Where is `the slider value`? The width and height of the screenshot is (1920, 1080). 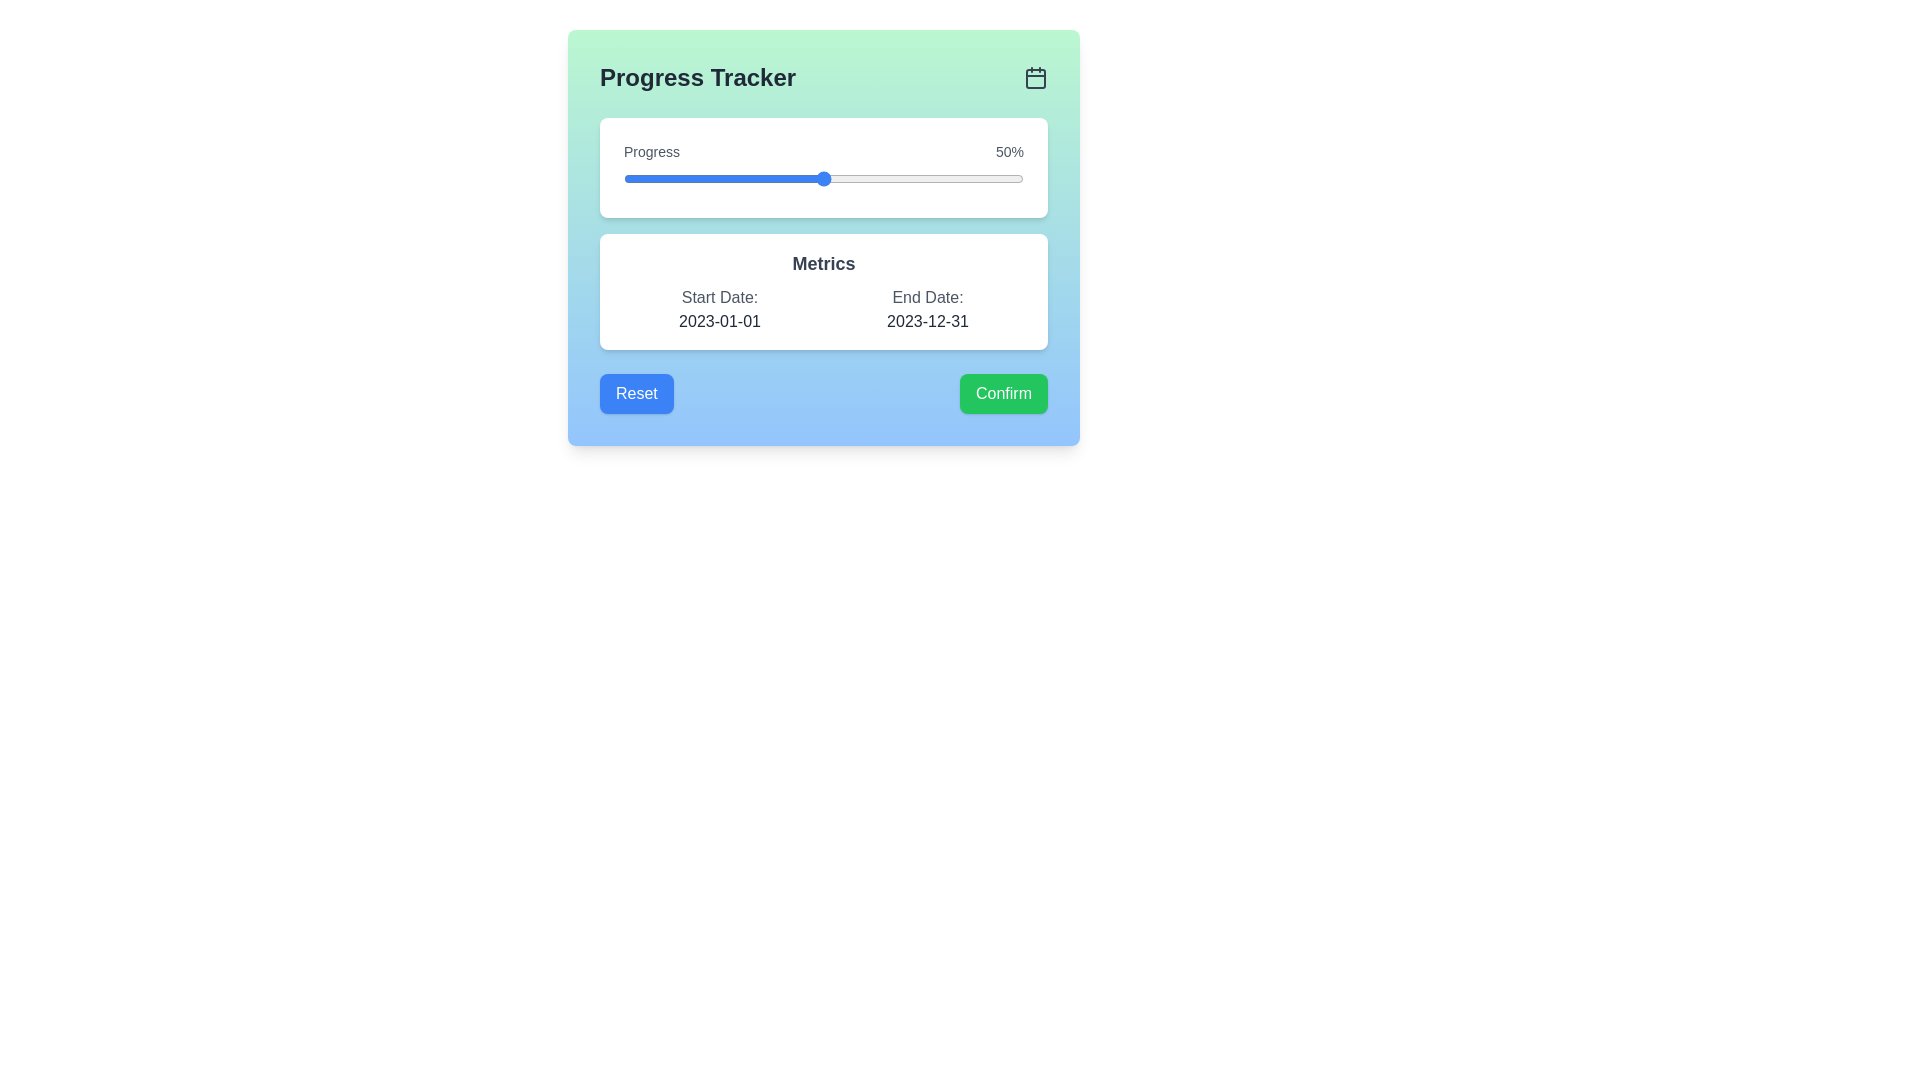 the slider value is located at coordinates (708, 177).